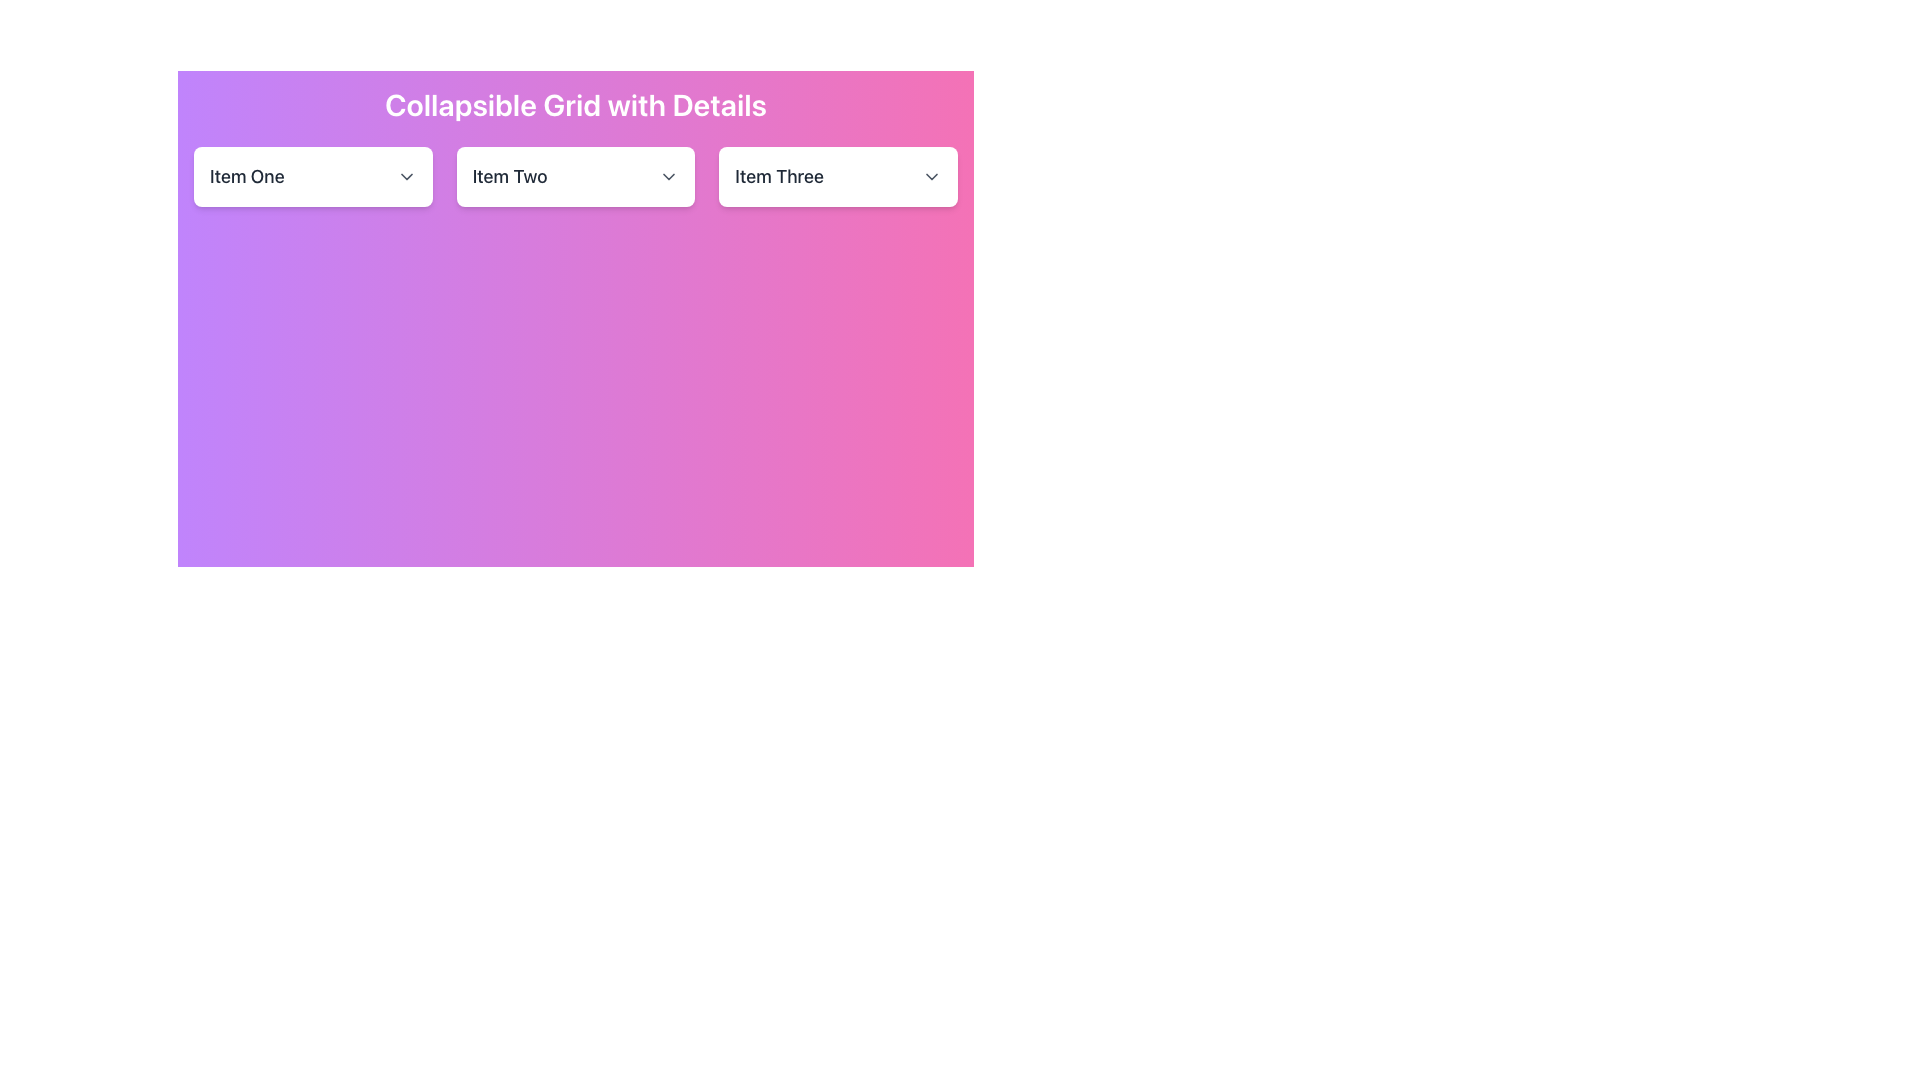 Image resolution: width=1920 pixels, height=1080 pixels. I want to click on the dropdown trigger located to the right of the 'Item One' label, so click(405, 176).